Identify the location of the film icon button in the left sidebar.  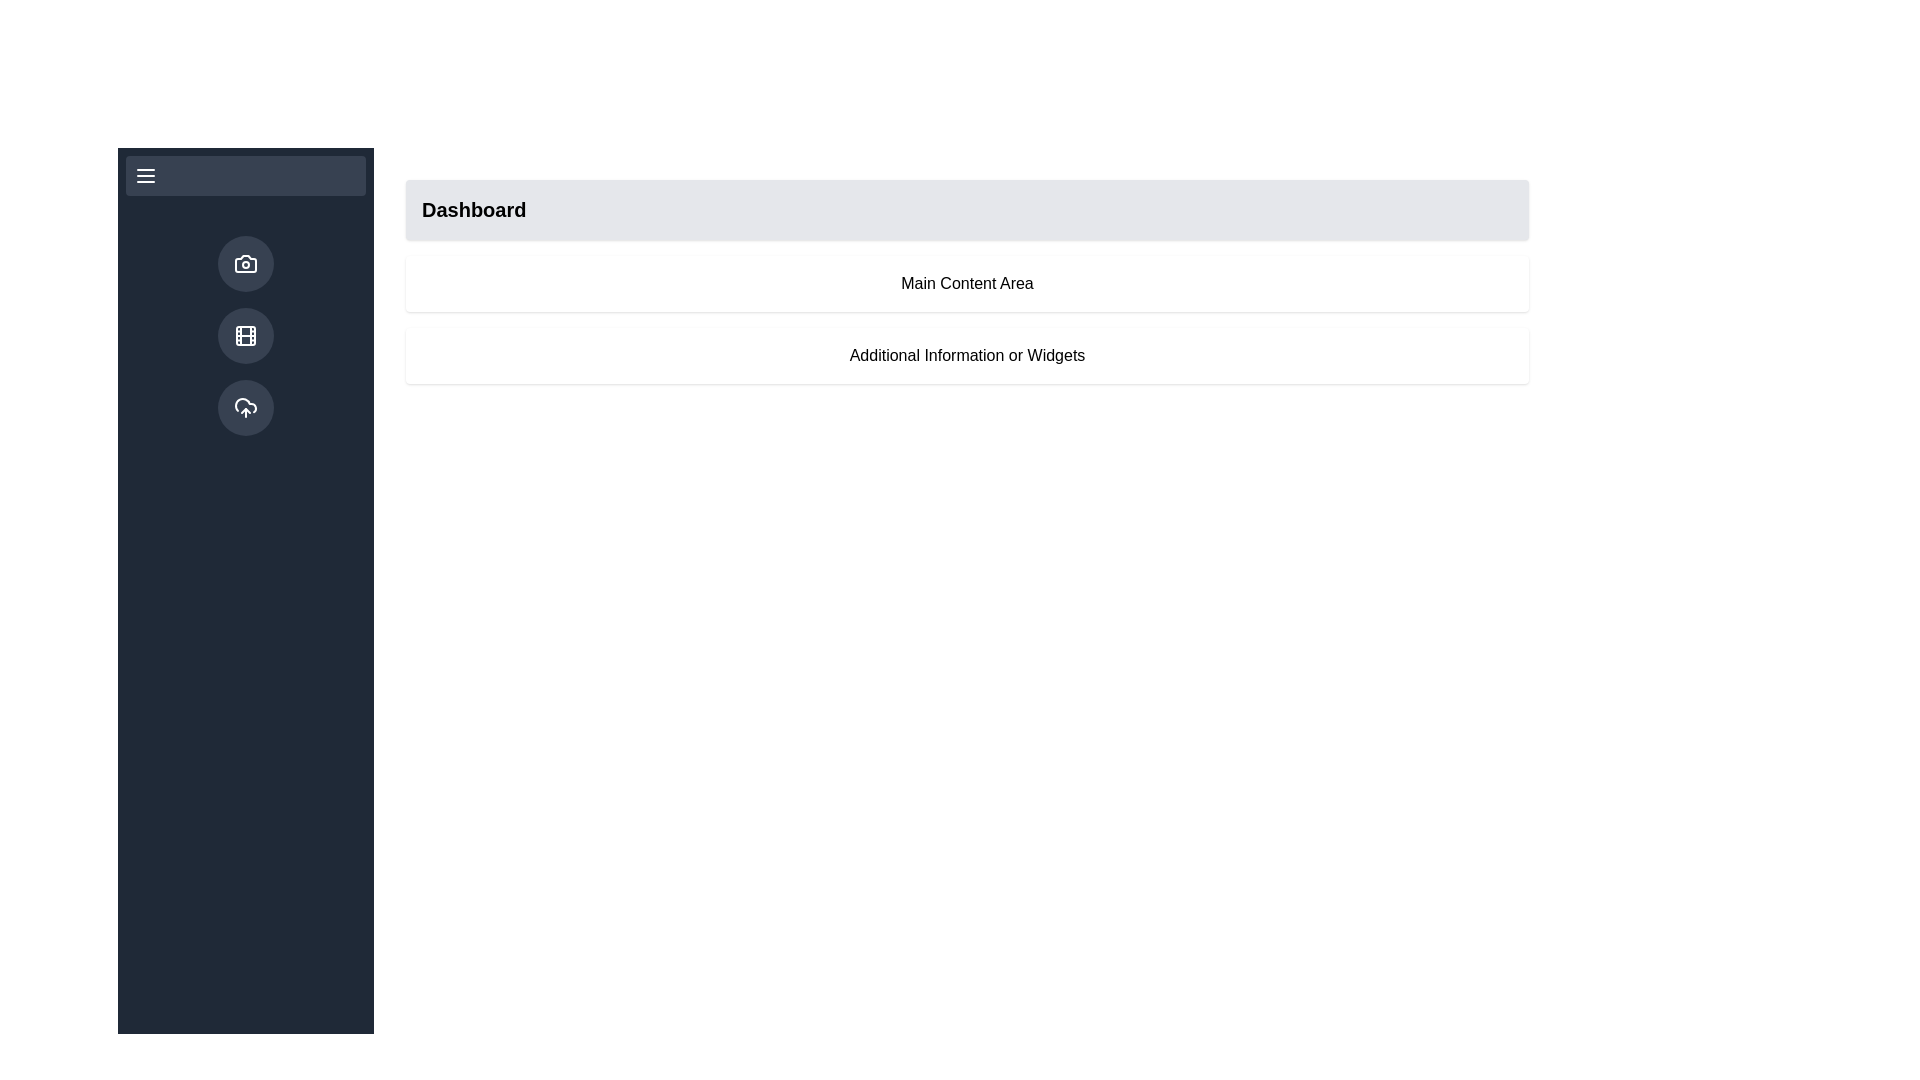
(244, 334).